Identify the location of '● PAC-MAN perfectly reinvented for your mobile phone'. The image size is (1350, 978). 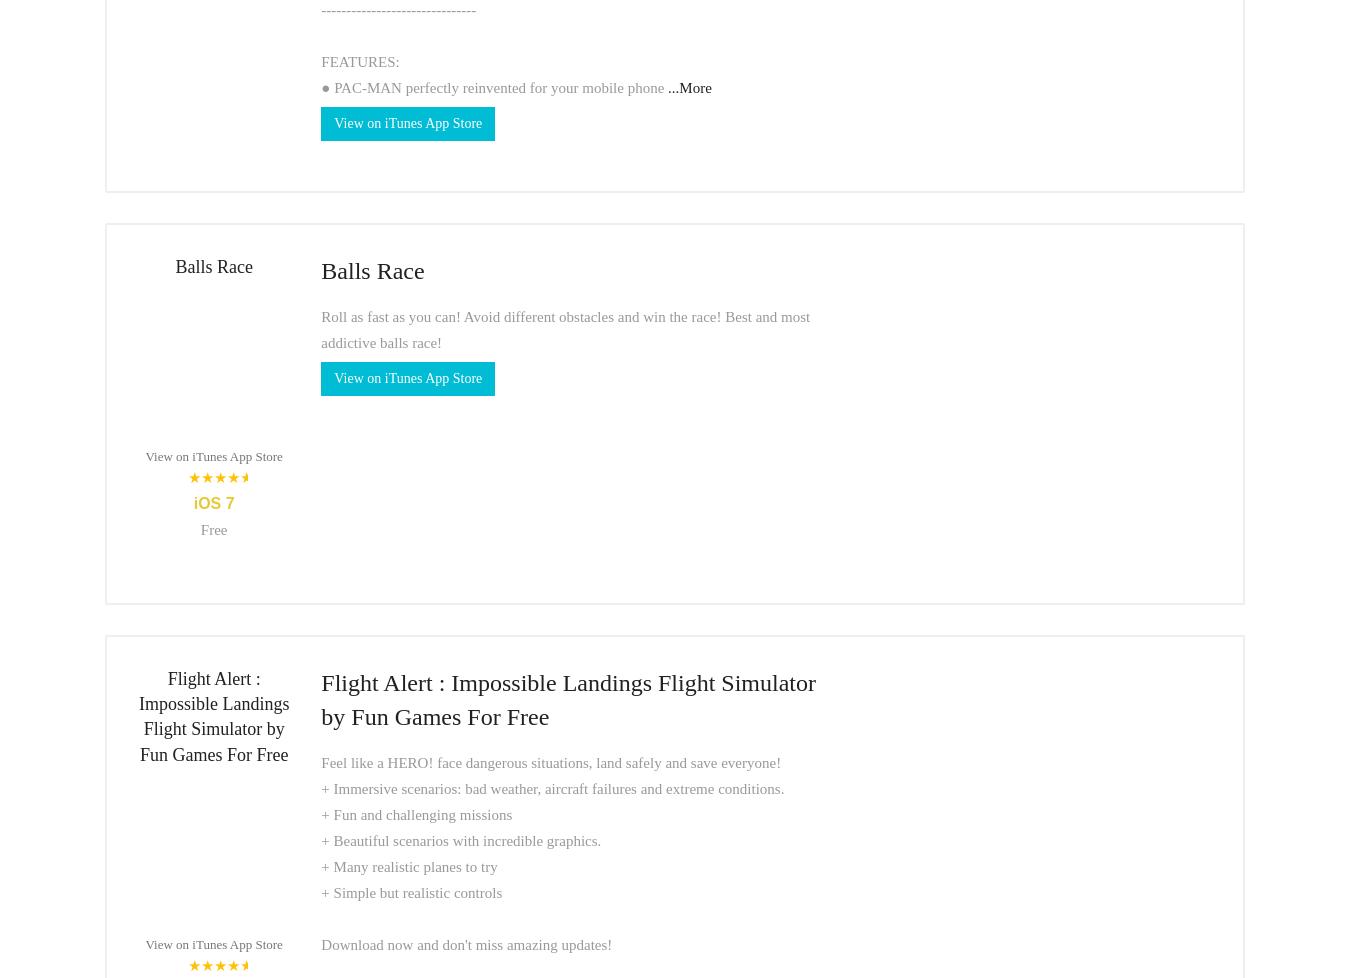
(493, 87).